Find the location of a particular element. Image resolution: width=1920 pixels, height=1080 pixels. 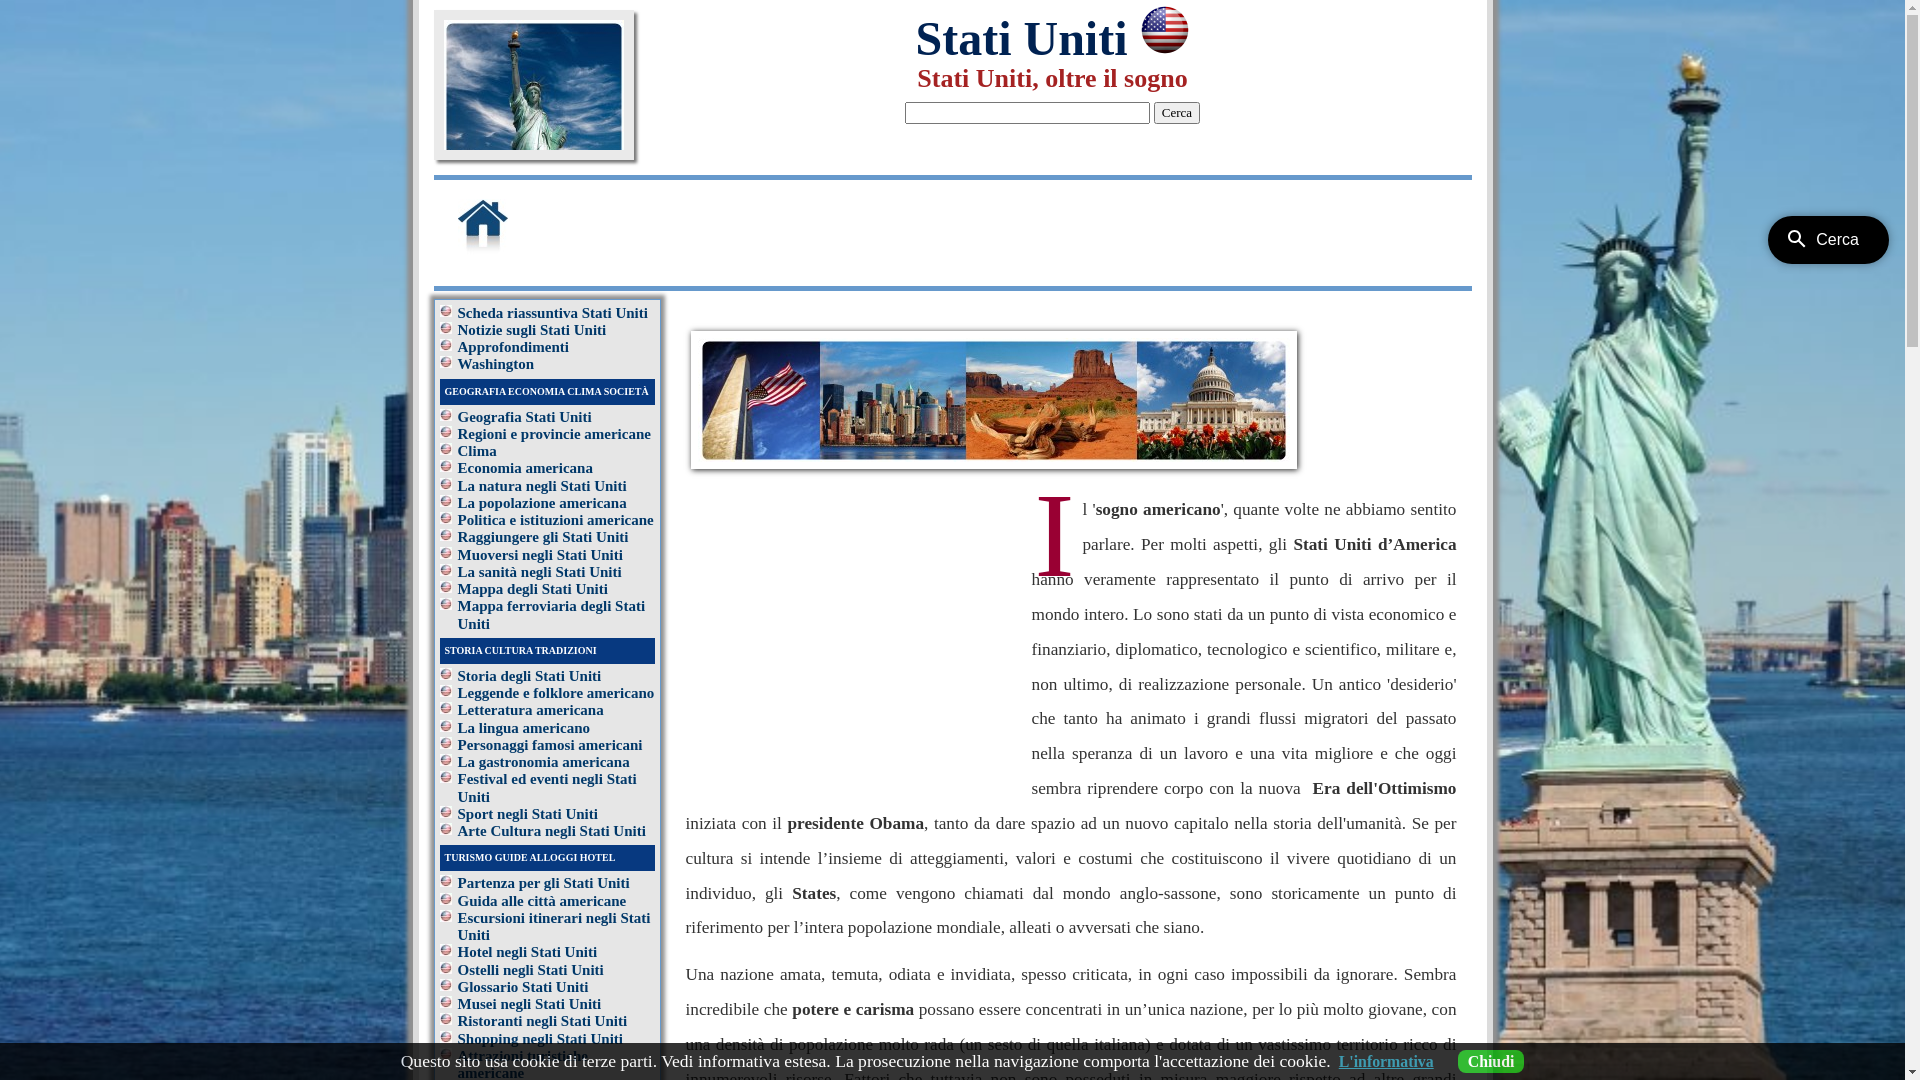

'Advertisement' is located at coordinates (854, 632).